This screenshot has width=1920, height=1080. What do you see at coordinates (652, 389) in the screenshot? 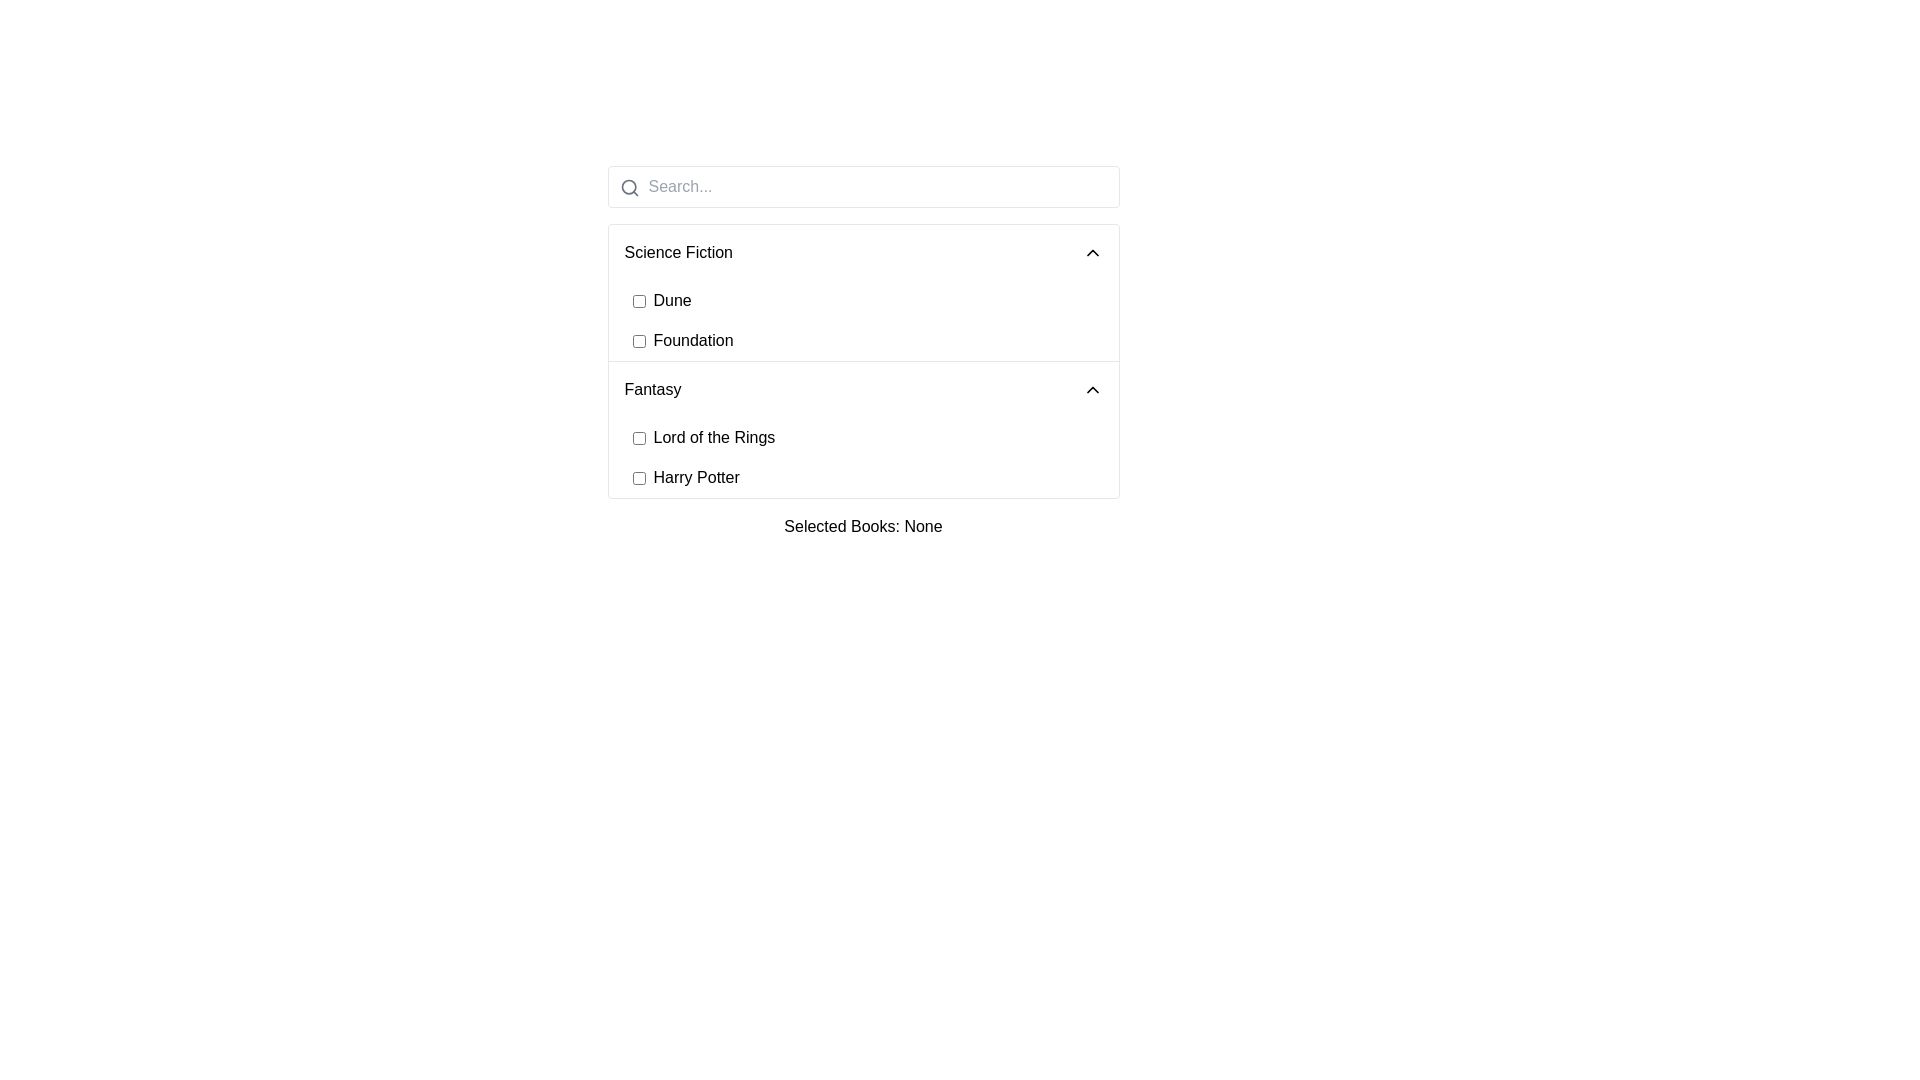
I see `the 'Fantasy' label which serves as a header for the collapsible section, allowing the user to interact with the dropdown indicator` at bounding box center [652, 389].